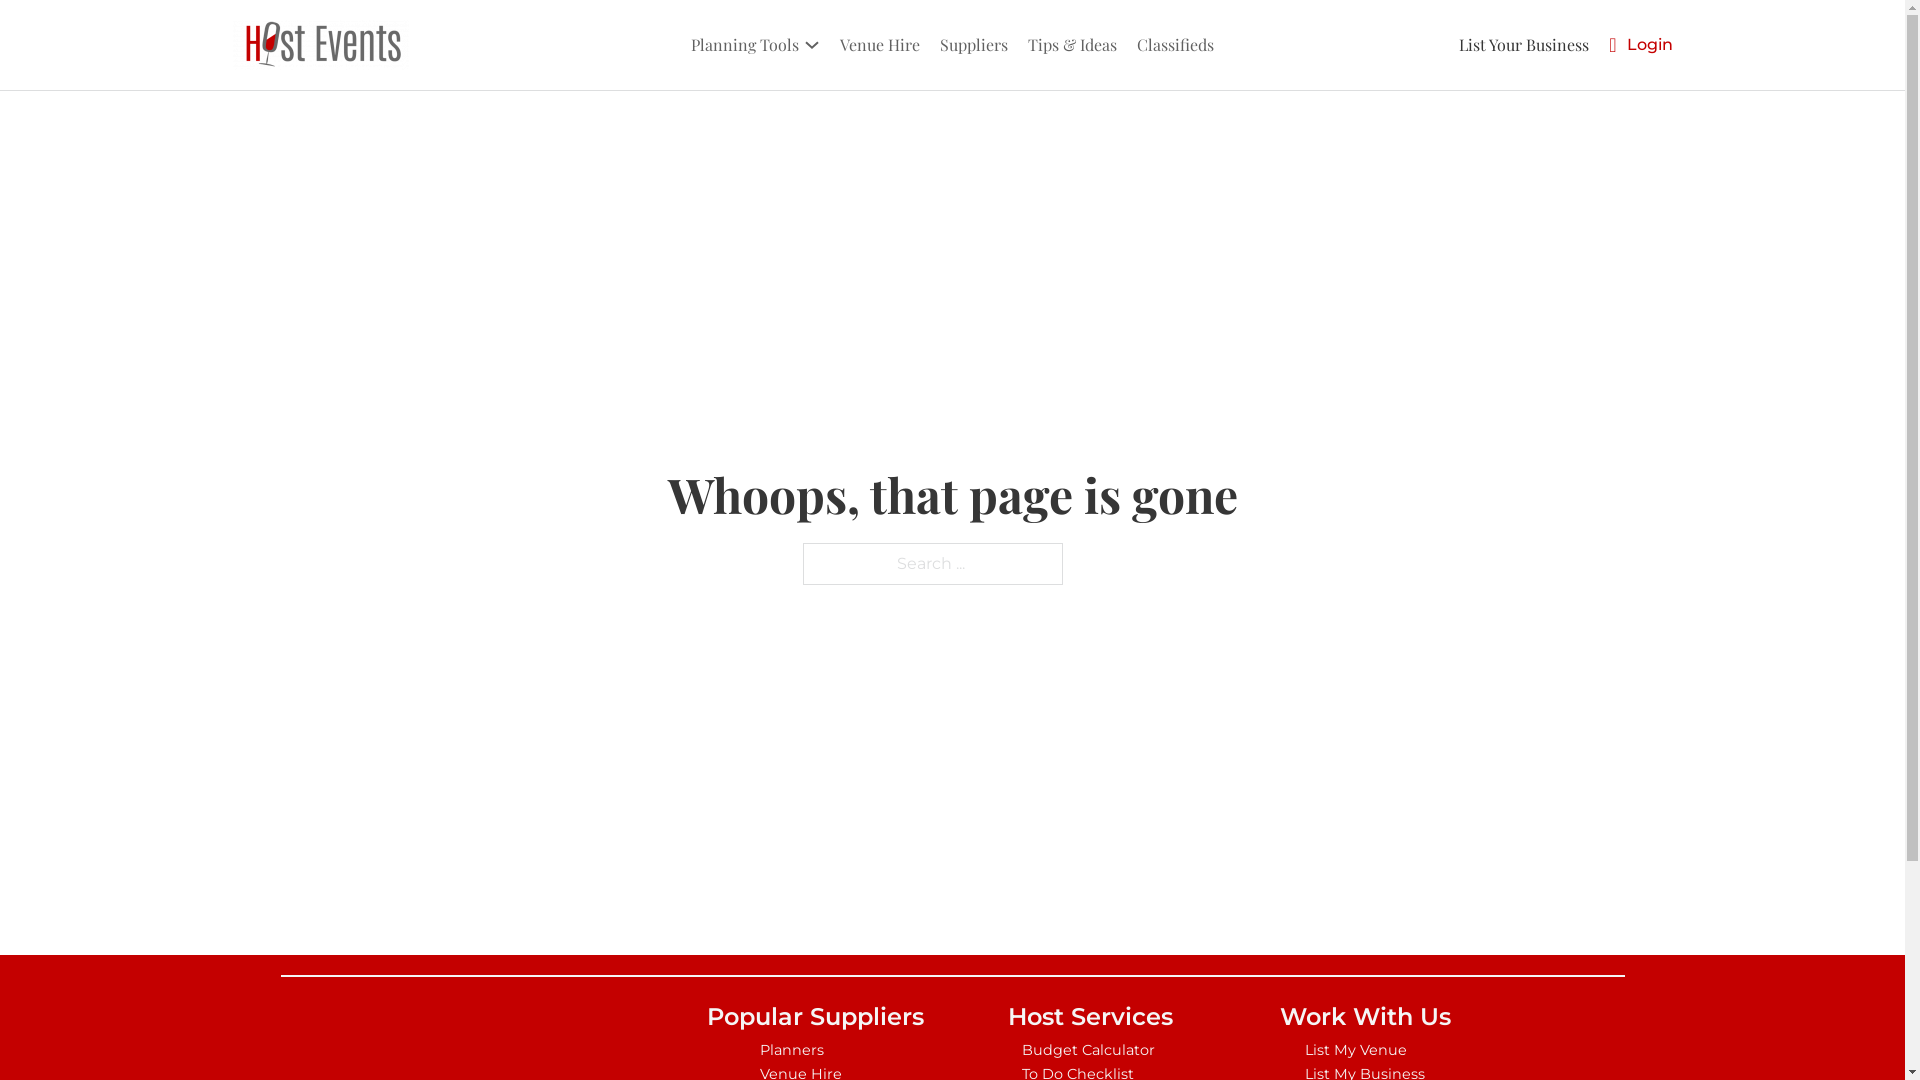 This screenshot has width=1920, height=1080. I want to click on 'Planning Tools', so click(743, 44).